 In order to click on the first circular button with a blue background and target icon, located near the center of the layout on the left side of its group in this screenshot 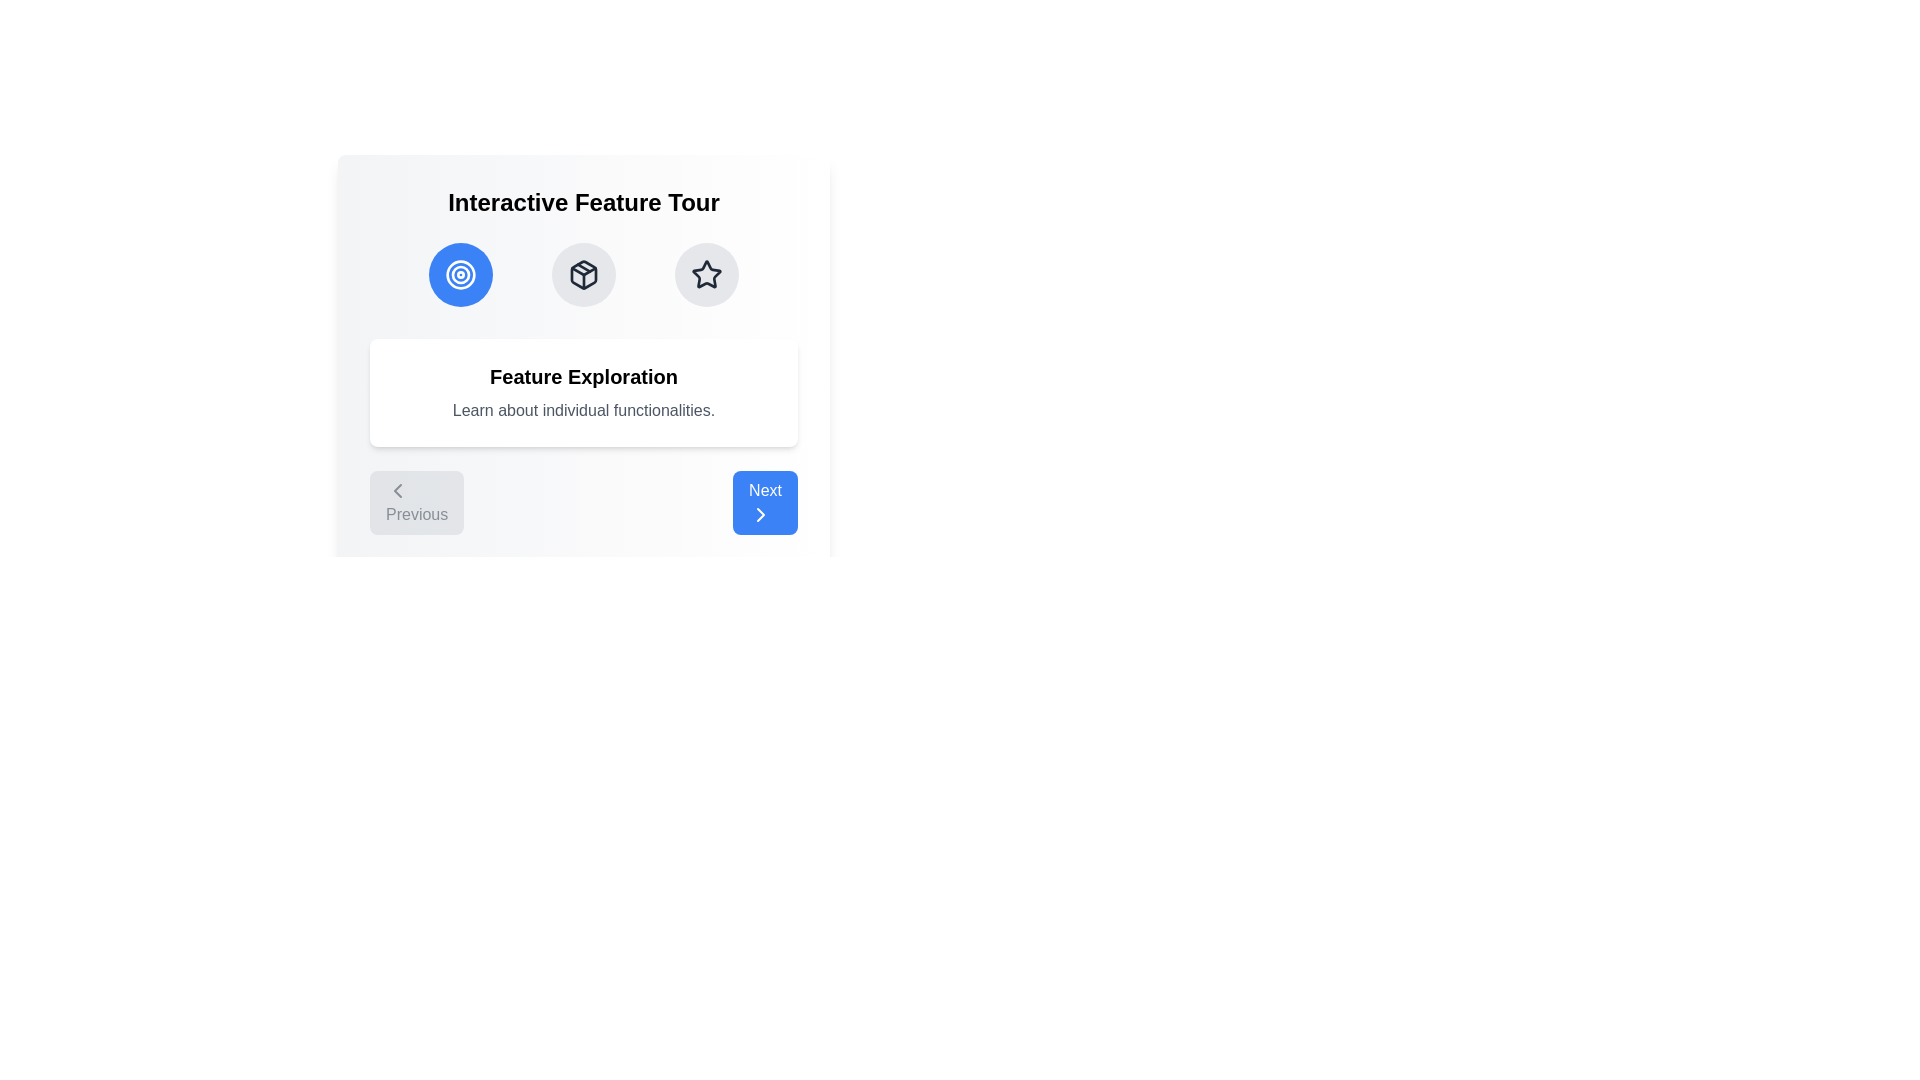, I will do `click(459, 274)`.